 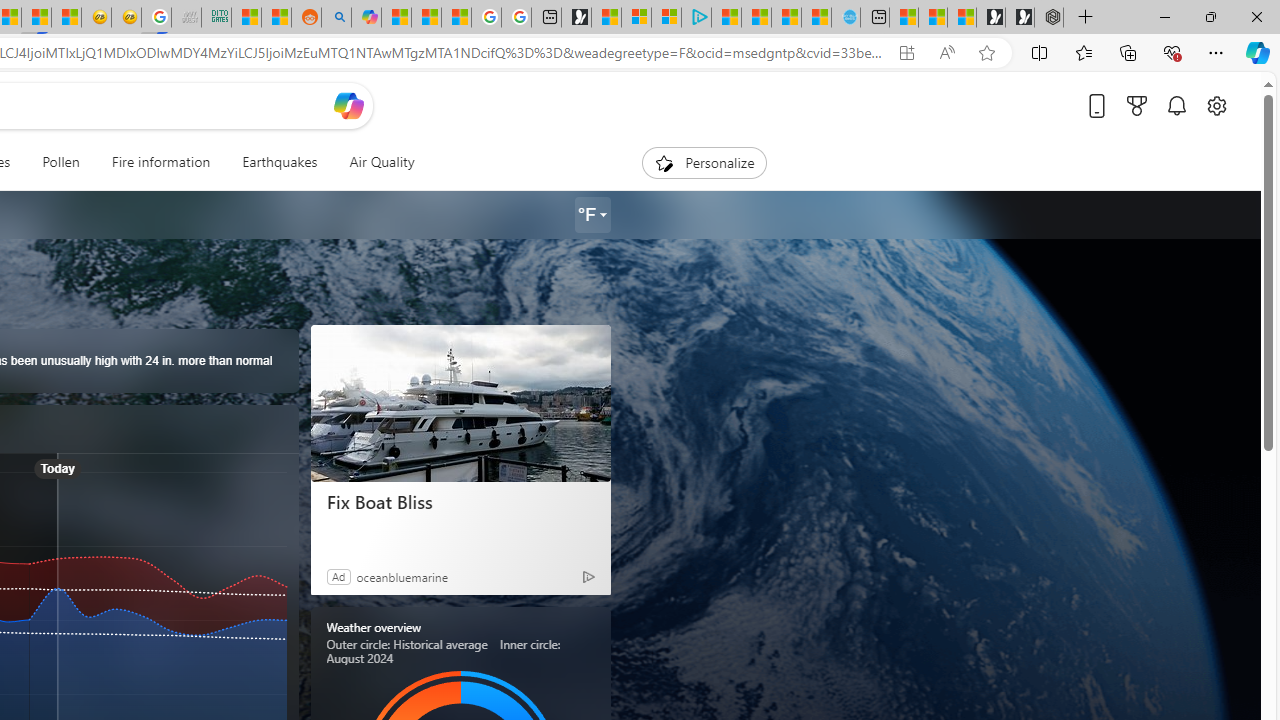 I want to click on 'Fire information', so click(x=160, y=162).